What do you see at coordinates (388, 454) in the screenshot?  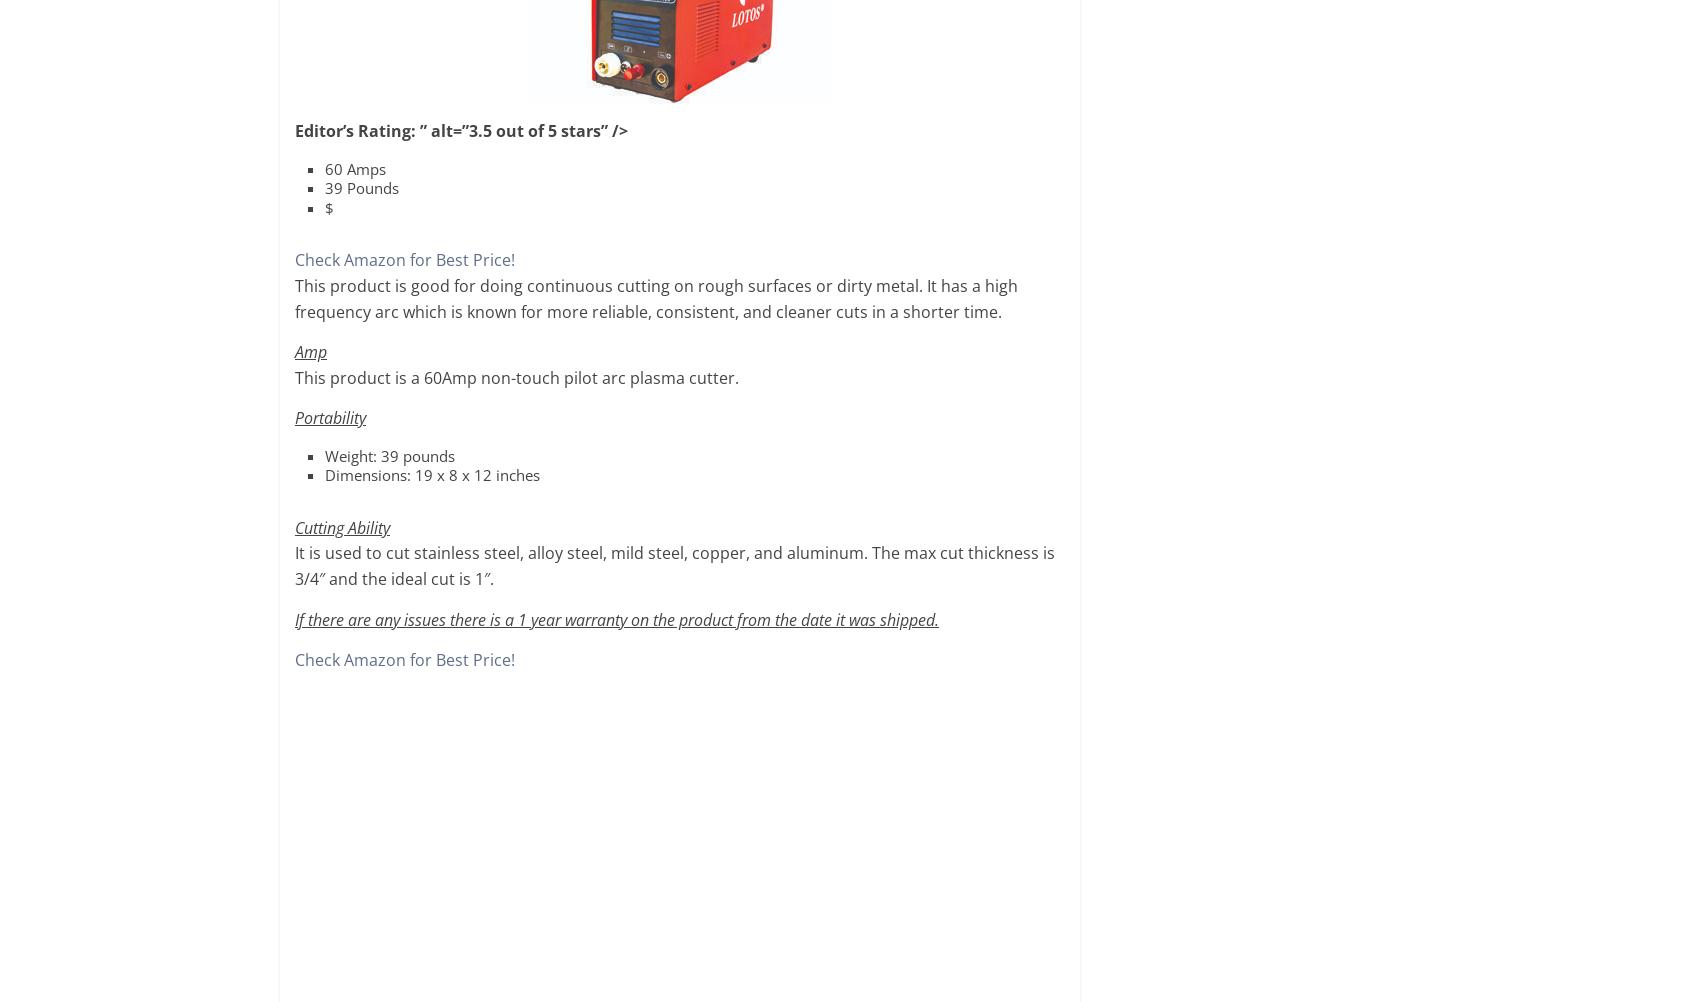 I see `'Weight: 39 pounds'` at bounding box center [388, 454].